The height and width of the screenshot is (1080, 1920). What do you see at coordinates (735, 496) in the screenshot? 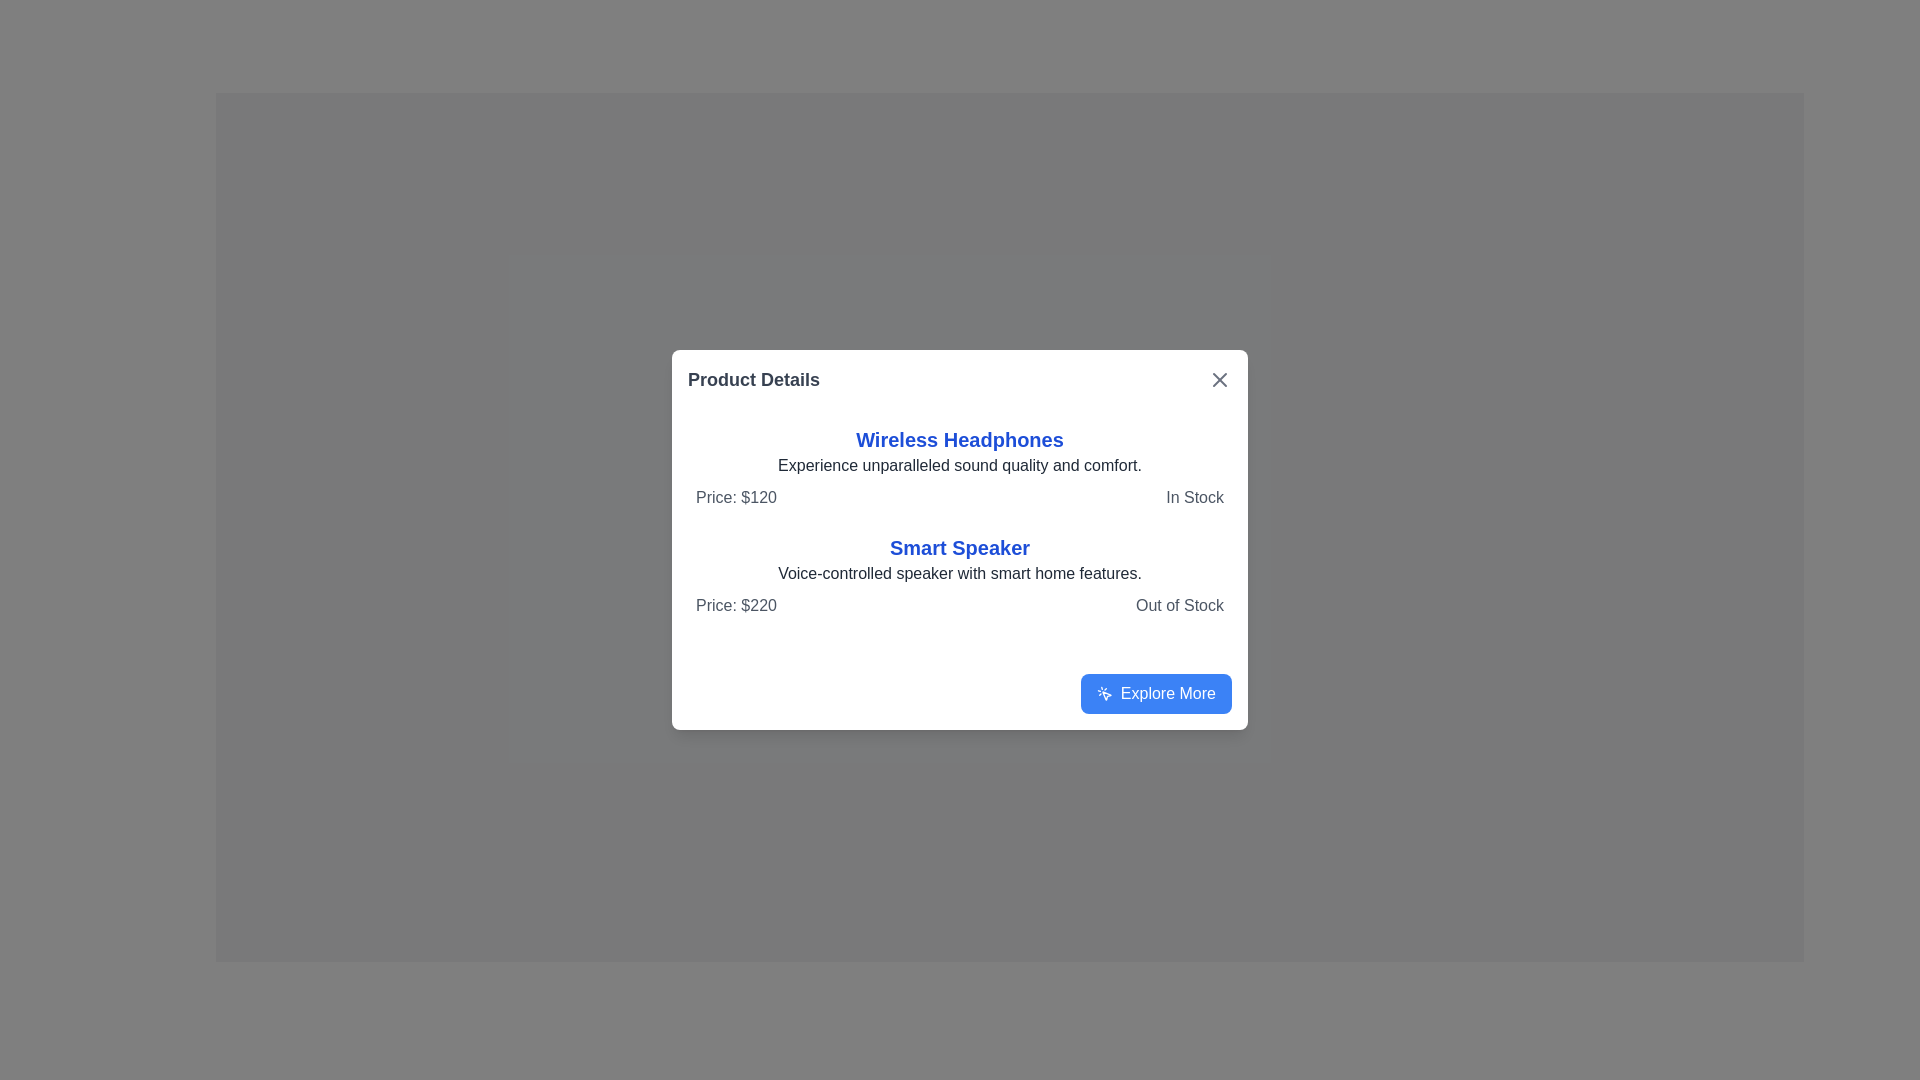
I see `price displayed in the static text label for 'Wireless Headphones', which is located centrally within the product card under the product title` at bounding box center [735, 496].